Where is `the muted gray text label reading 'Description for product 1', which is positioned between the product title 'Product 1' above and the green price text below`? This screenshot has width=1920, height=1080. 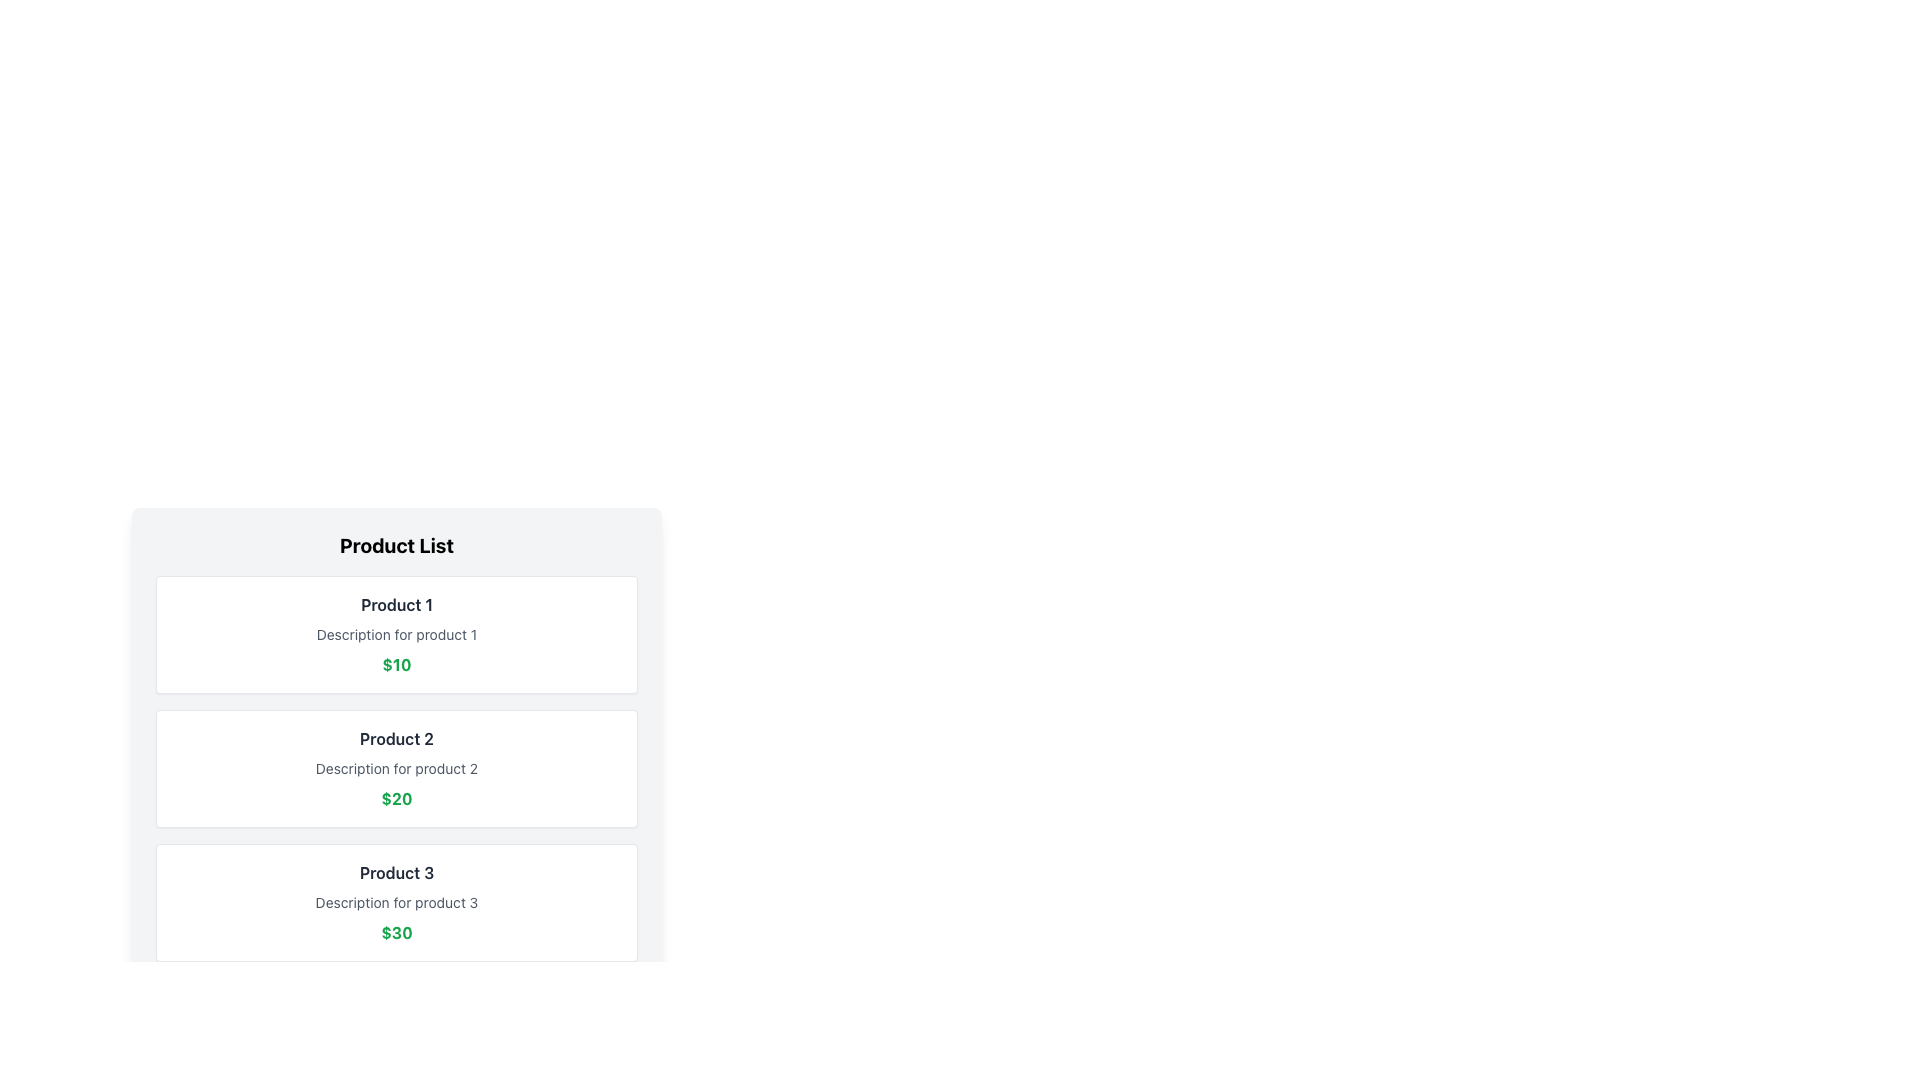
the muted gray text label reading 'Description for product 1', which is positioned between the product title 'Product 1' above and the green price text below is located at coordinates (397, 635).